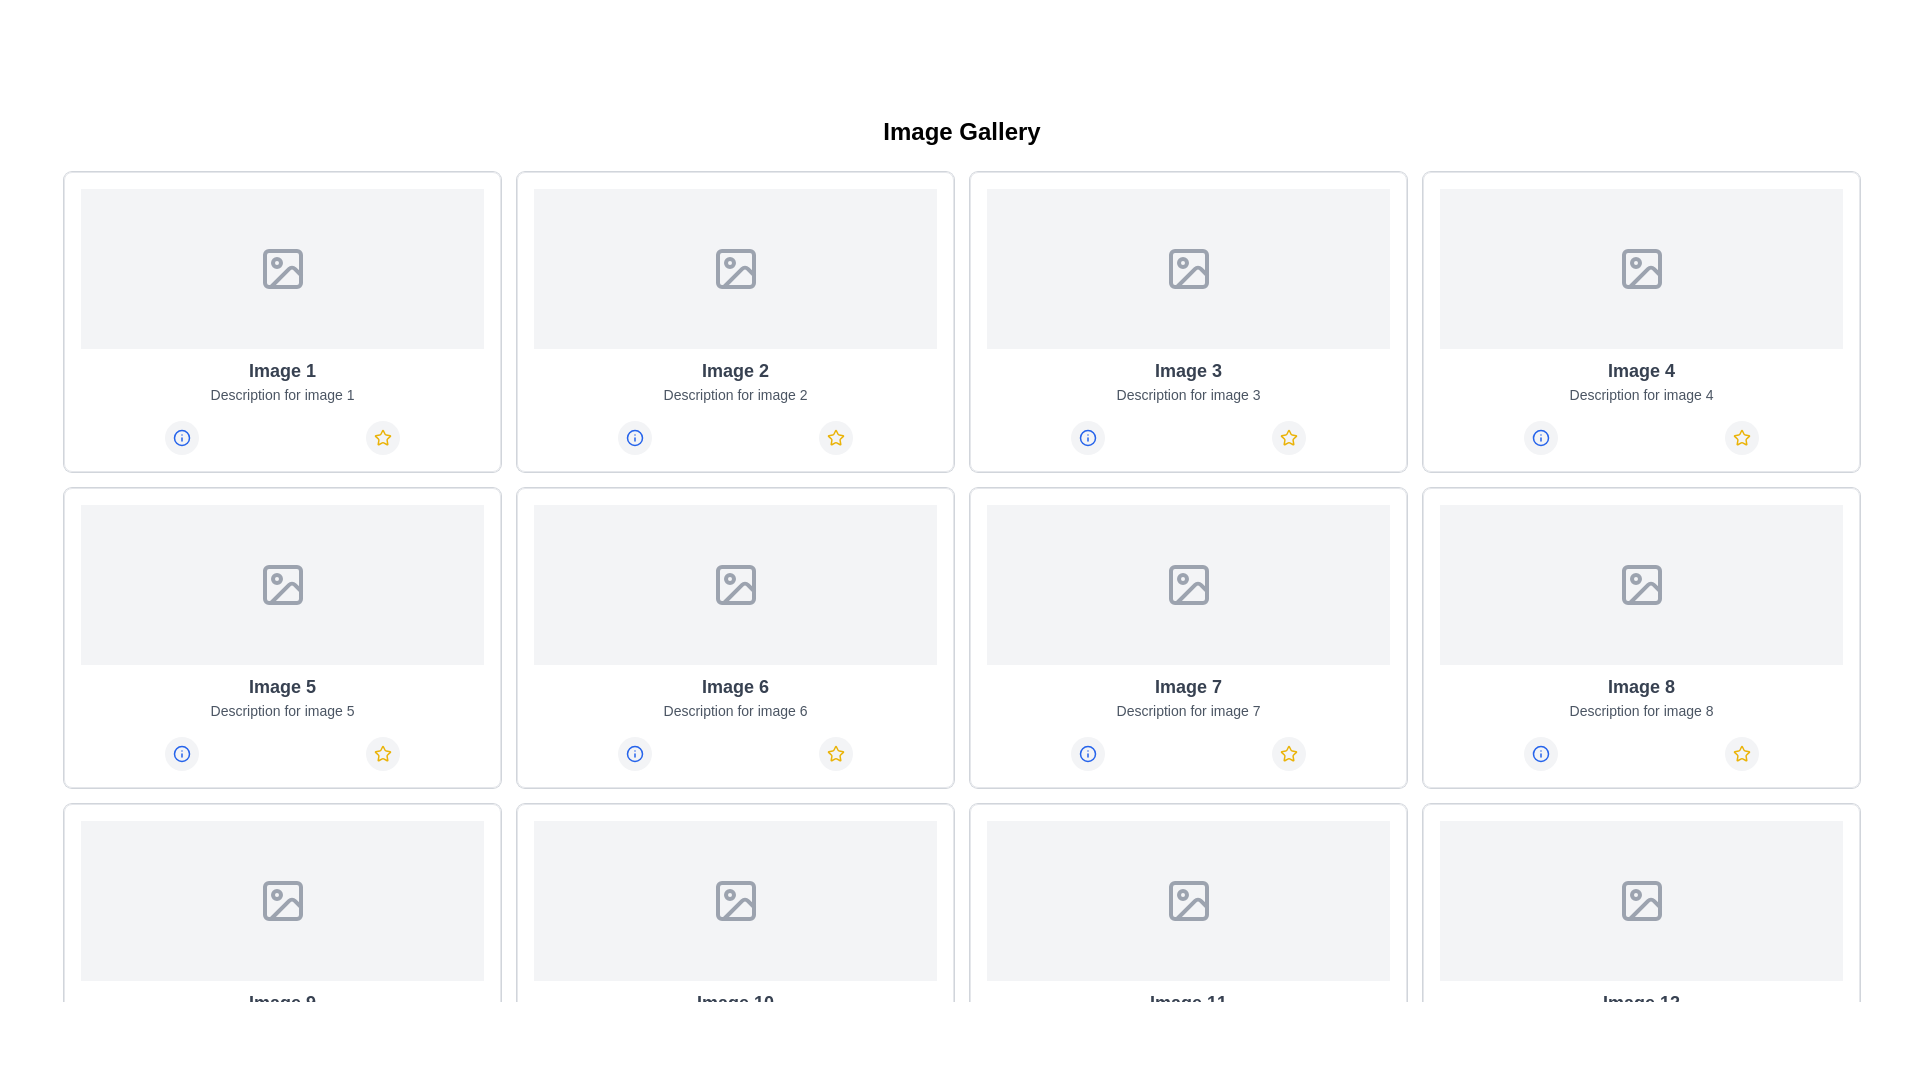 The image size is (1920, 1080). What do you see at coordinates (1741, 437) in the screenshot?
I see `the star-shaped icon button with a yellow outline on a light gray background located at the bottom-right corner of the 'Image 4' card` at bounding box center [1741, 437].